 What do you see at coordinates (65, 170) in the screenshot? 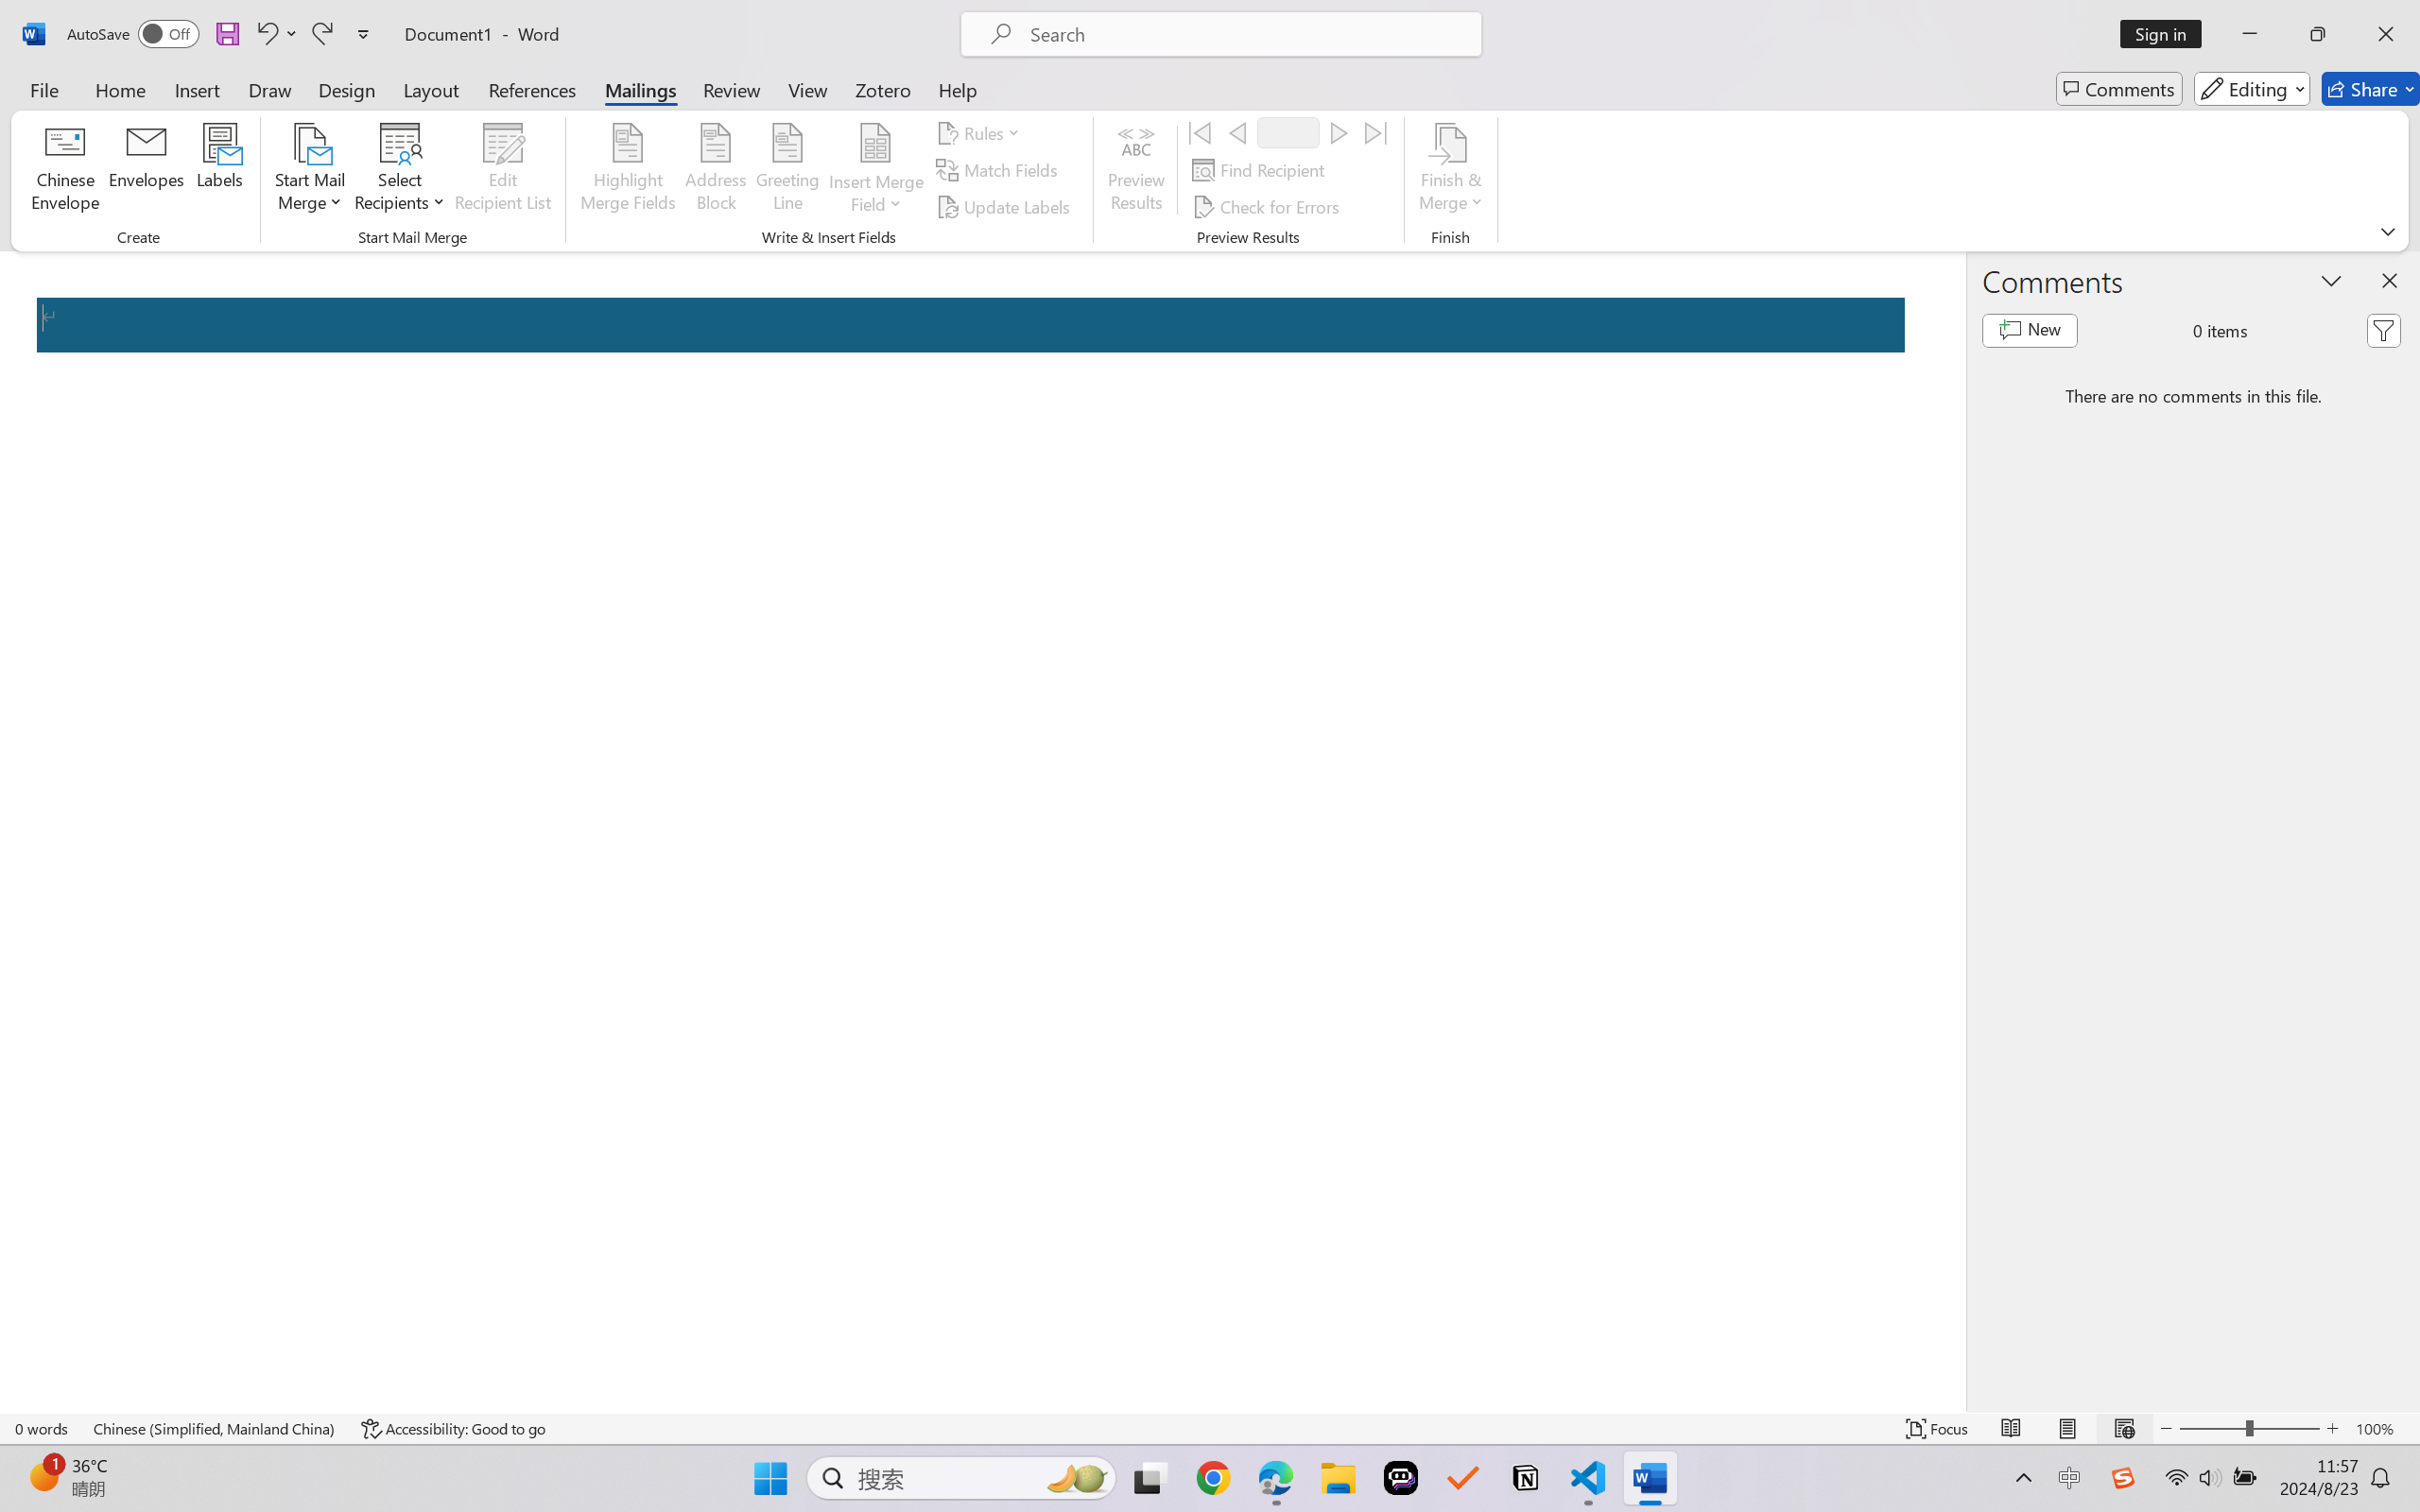
I see `'Chinese Envelope...'` at bounding box center [65, 170].